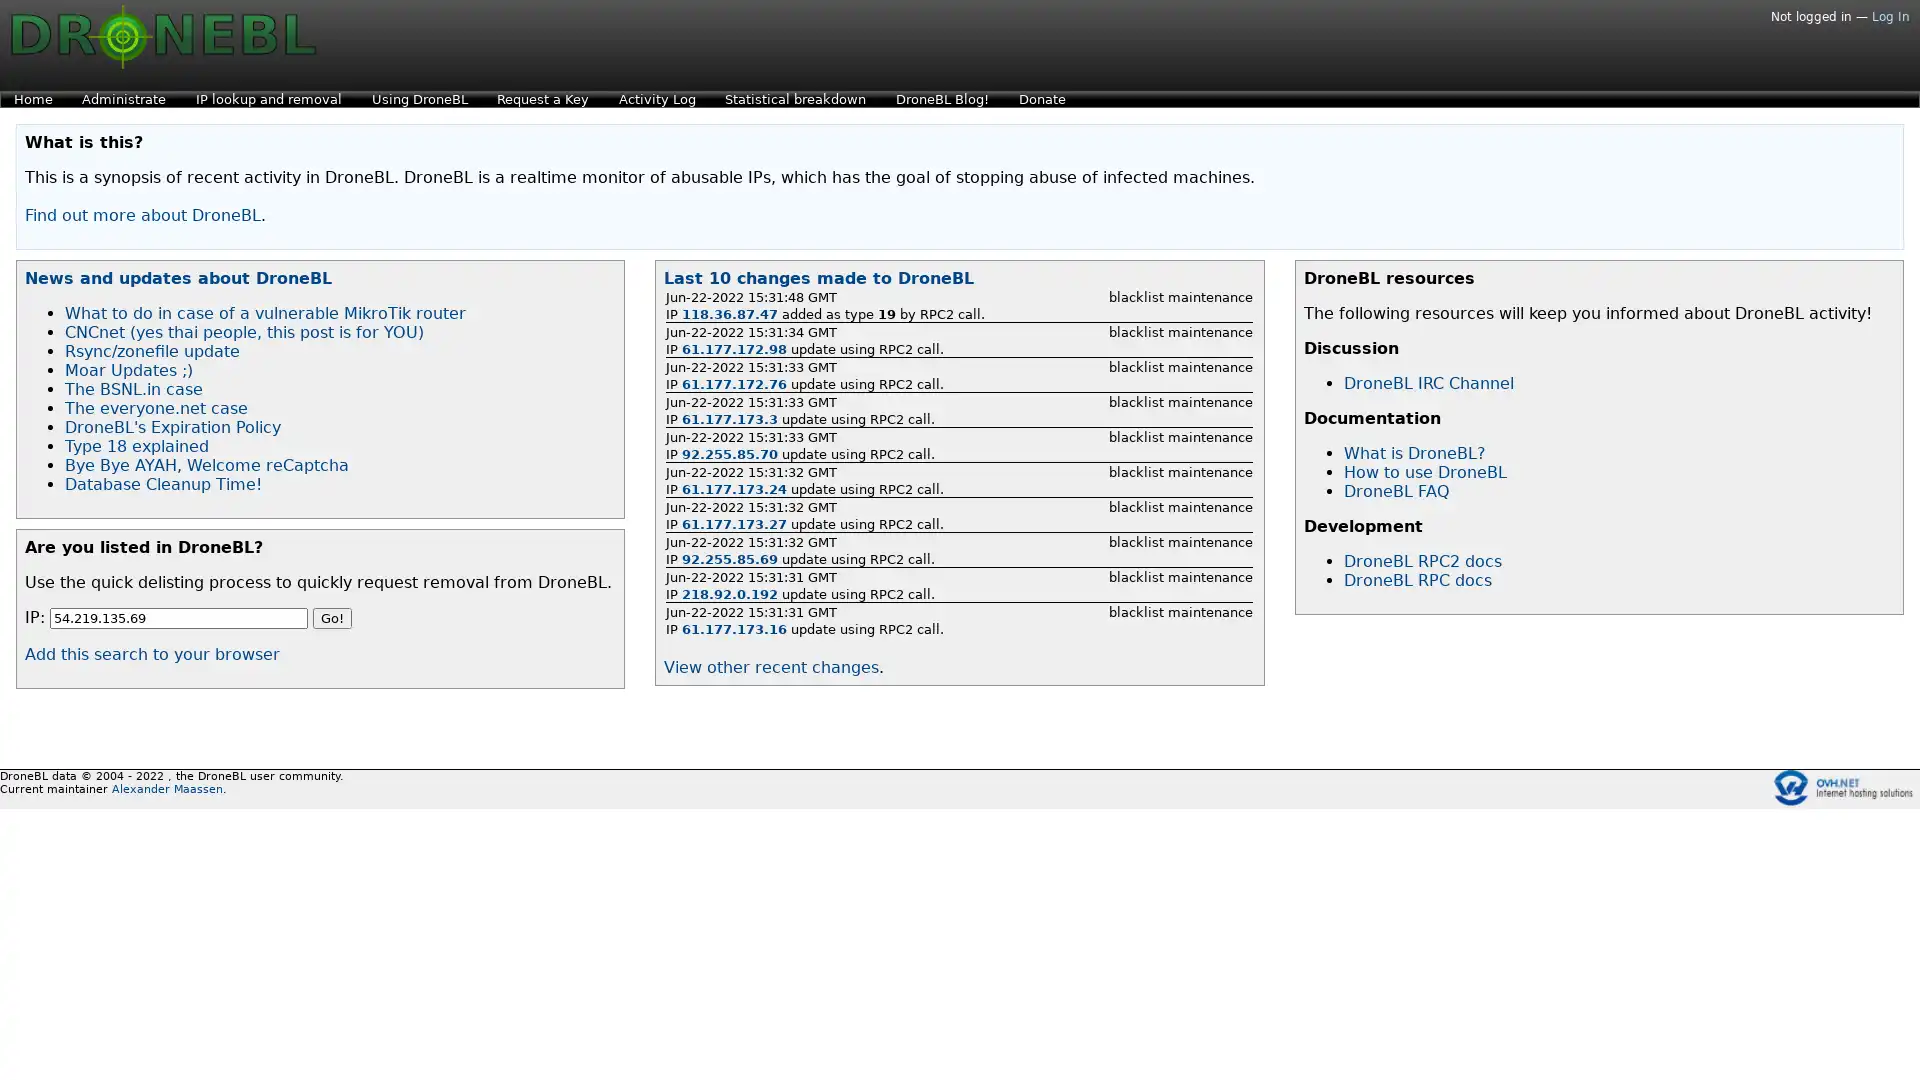 The image size is (1920, 1080). What do you see at coordinates (332, 617) in the screenshot?
I see `Go!` at bounding box center [332, 617].